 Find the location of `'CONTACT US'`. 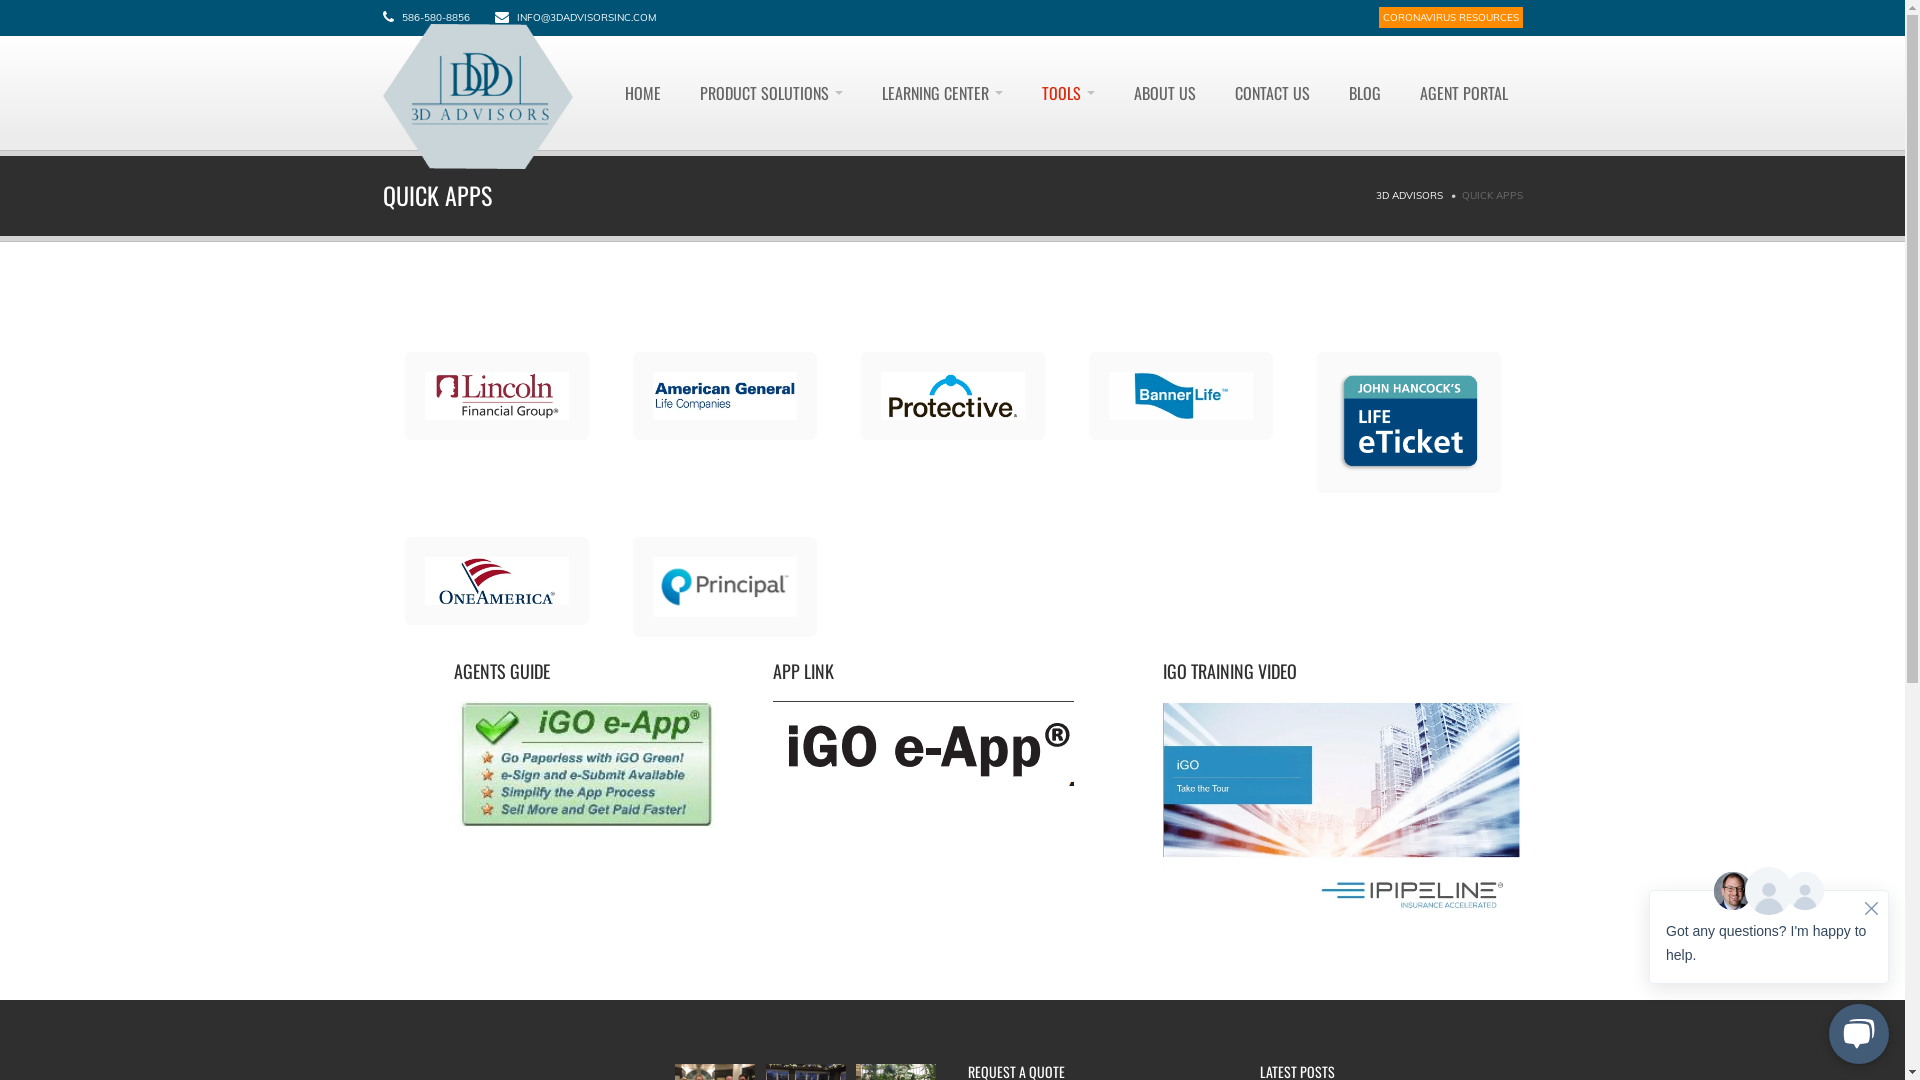

'CONTACT US' is located at coordinates (1271, 92).